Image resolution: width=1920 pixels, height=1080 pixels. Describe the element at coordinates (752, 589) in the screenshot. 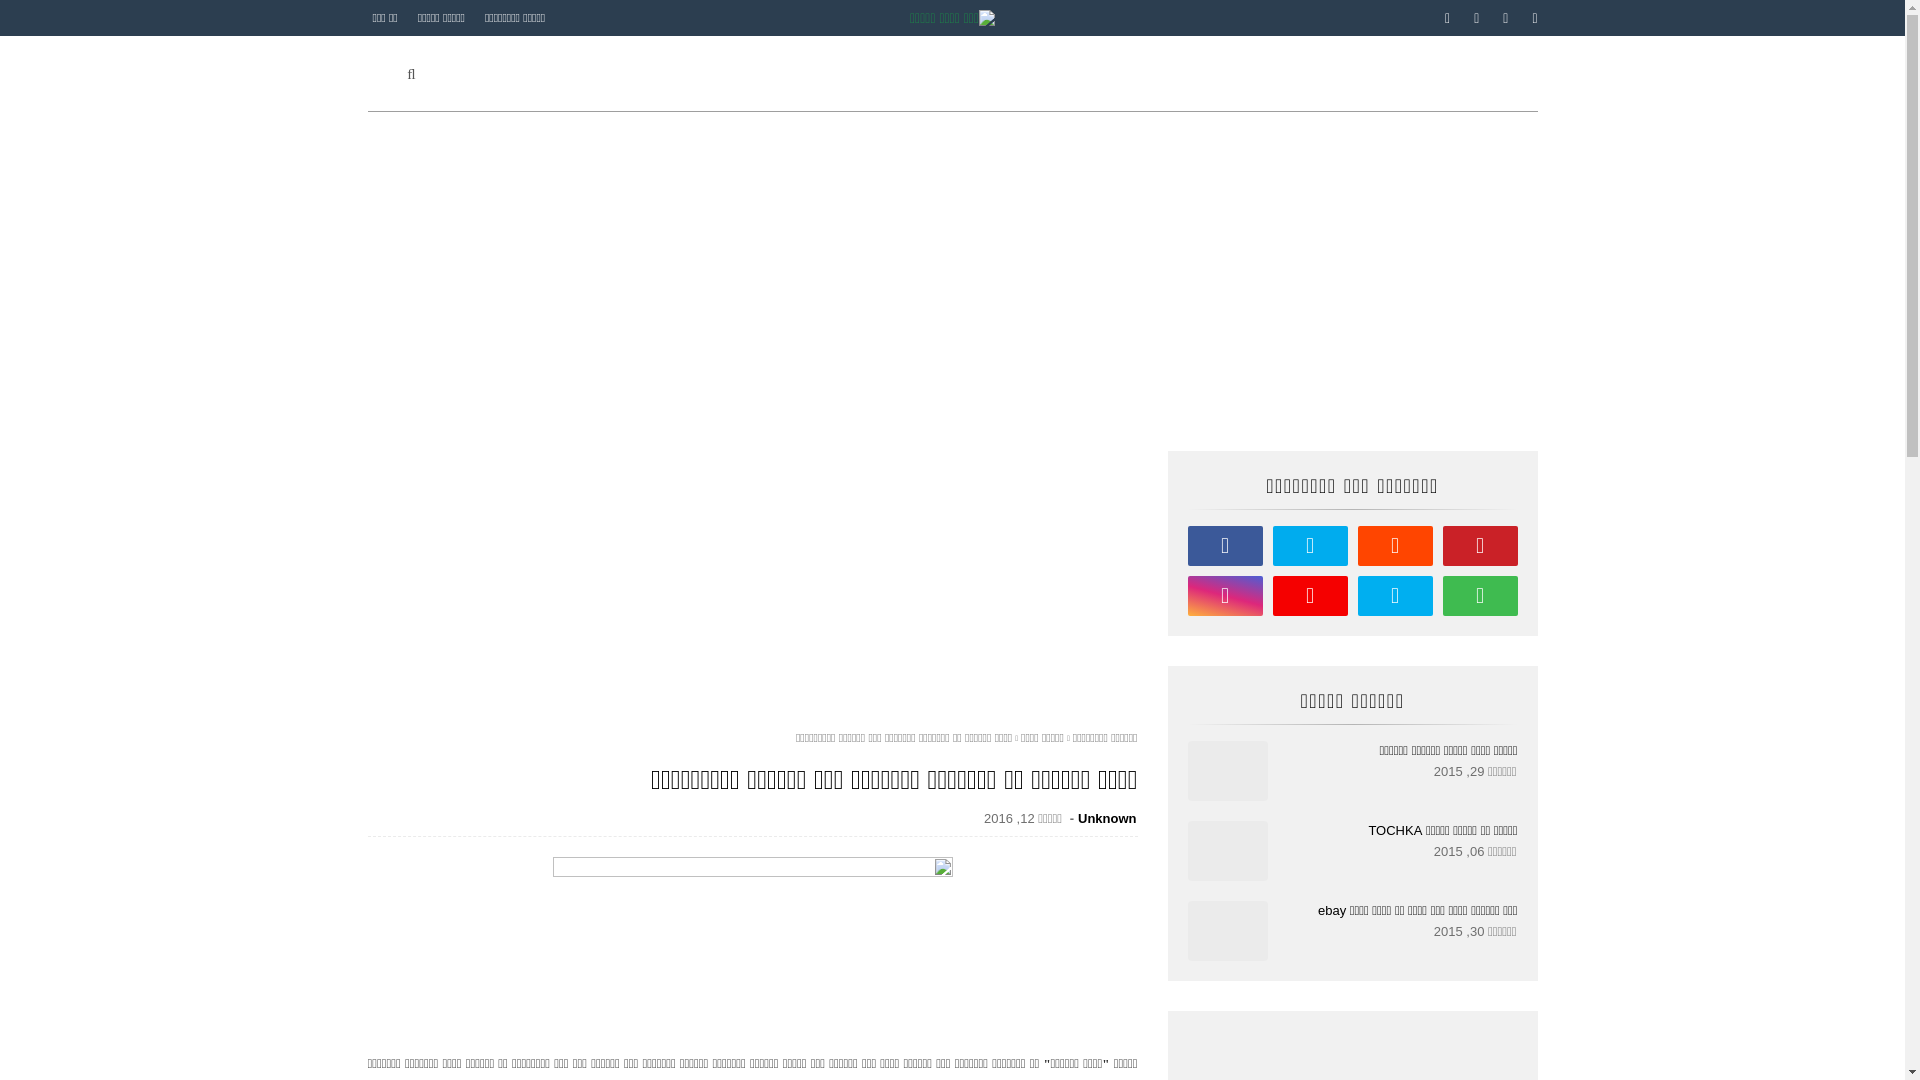

I see `'Advertisement'` at that location.